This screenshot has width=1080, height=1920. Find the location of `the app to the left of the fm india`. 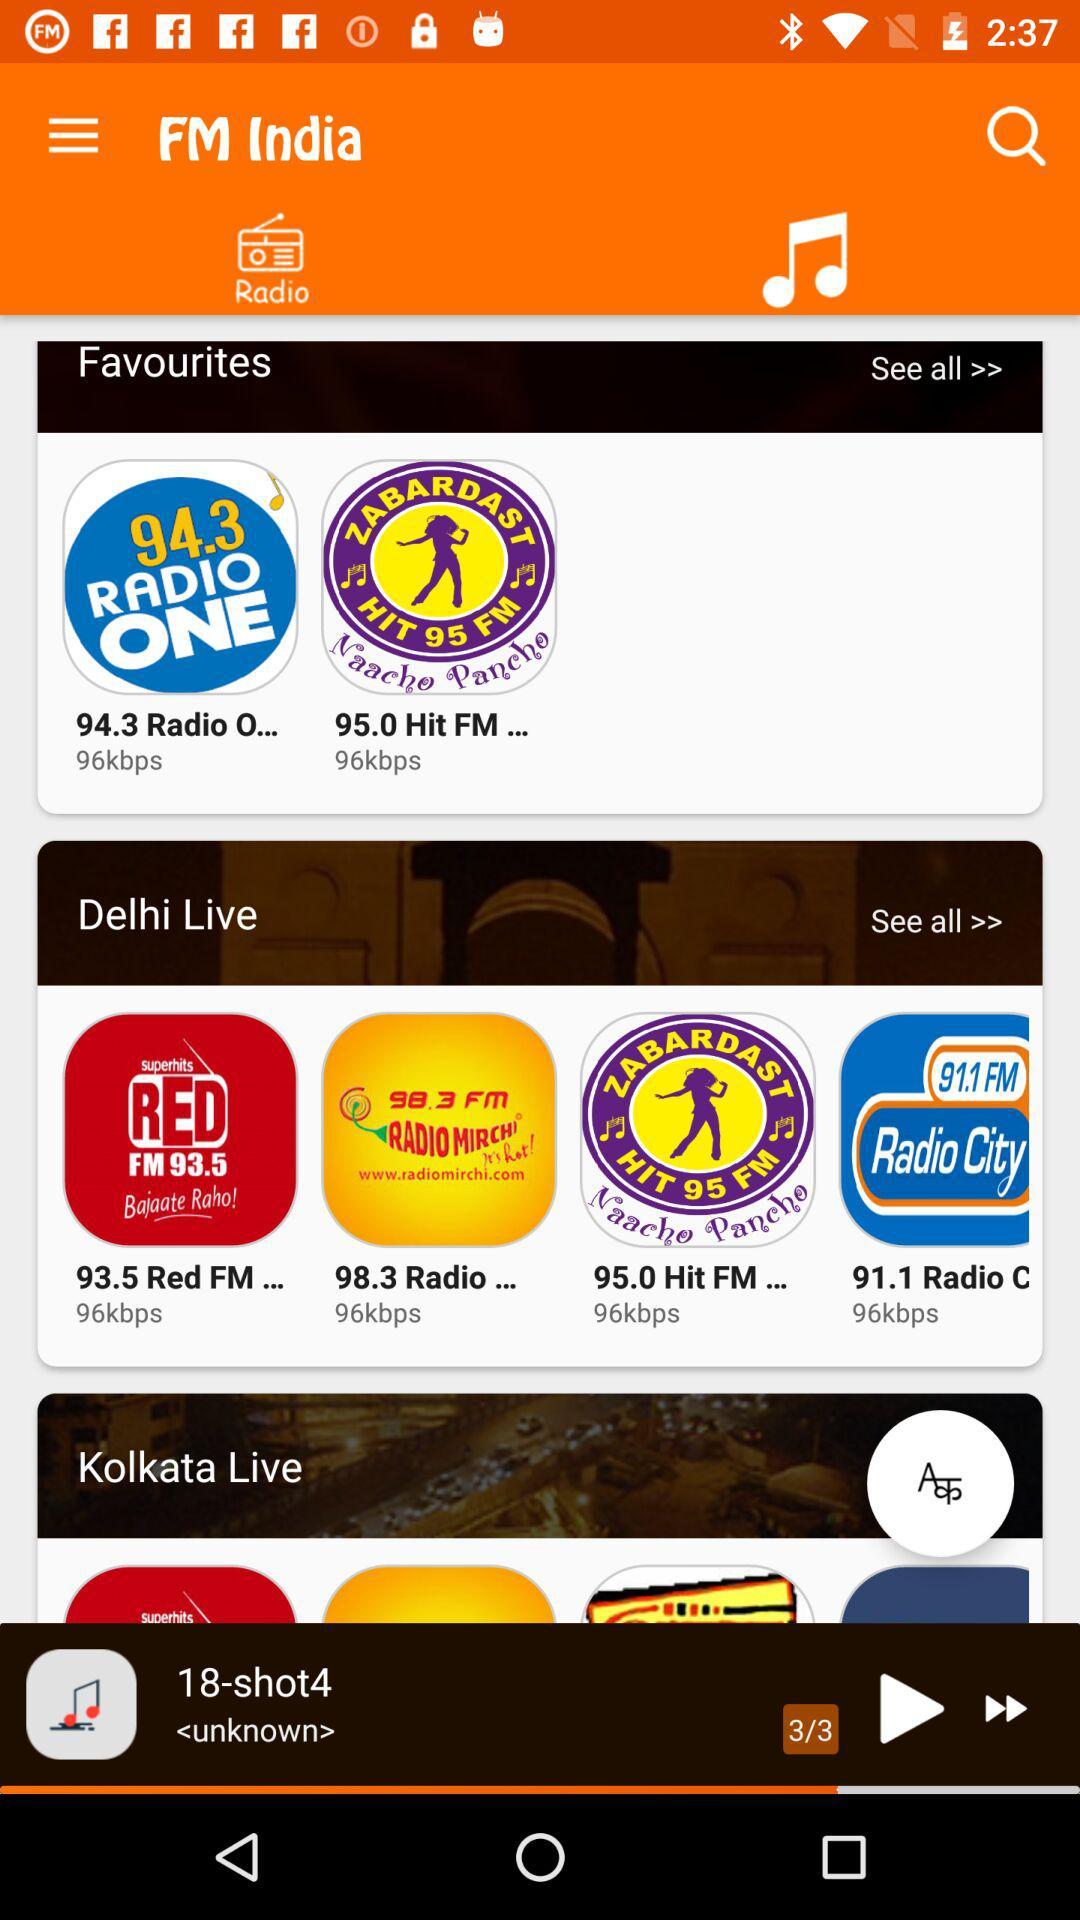

the app to the left of the fm india is located at coordinates (72, 130).